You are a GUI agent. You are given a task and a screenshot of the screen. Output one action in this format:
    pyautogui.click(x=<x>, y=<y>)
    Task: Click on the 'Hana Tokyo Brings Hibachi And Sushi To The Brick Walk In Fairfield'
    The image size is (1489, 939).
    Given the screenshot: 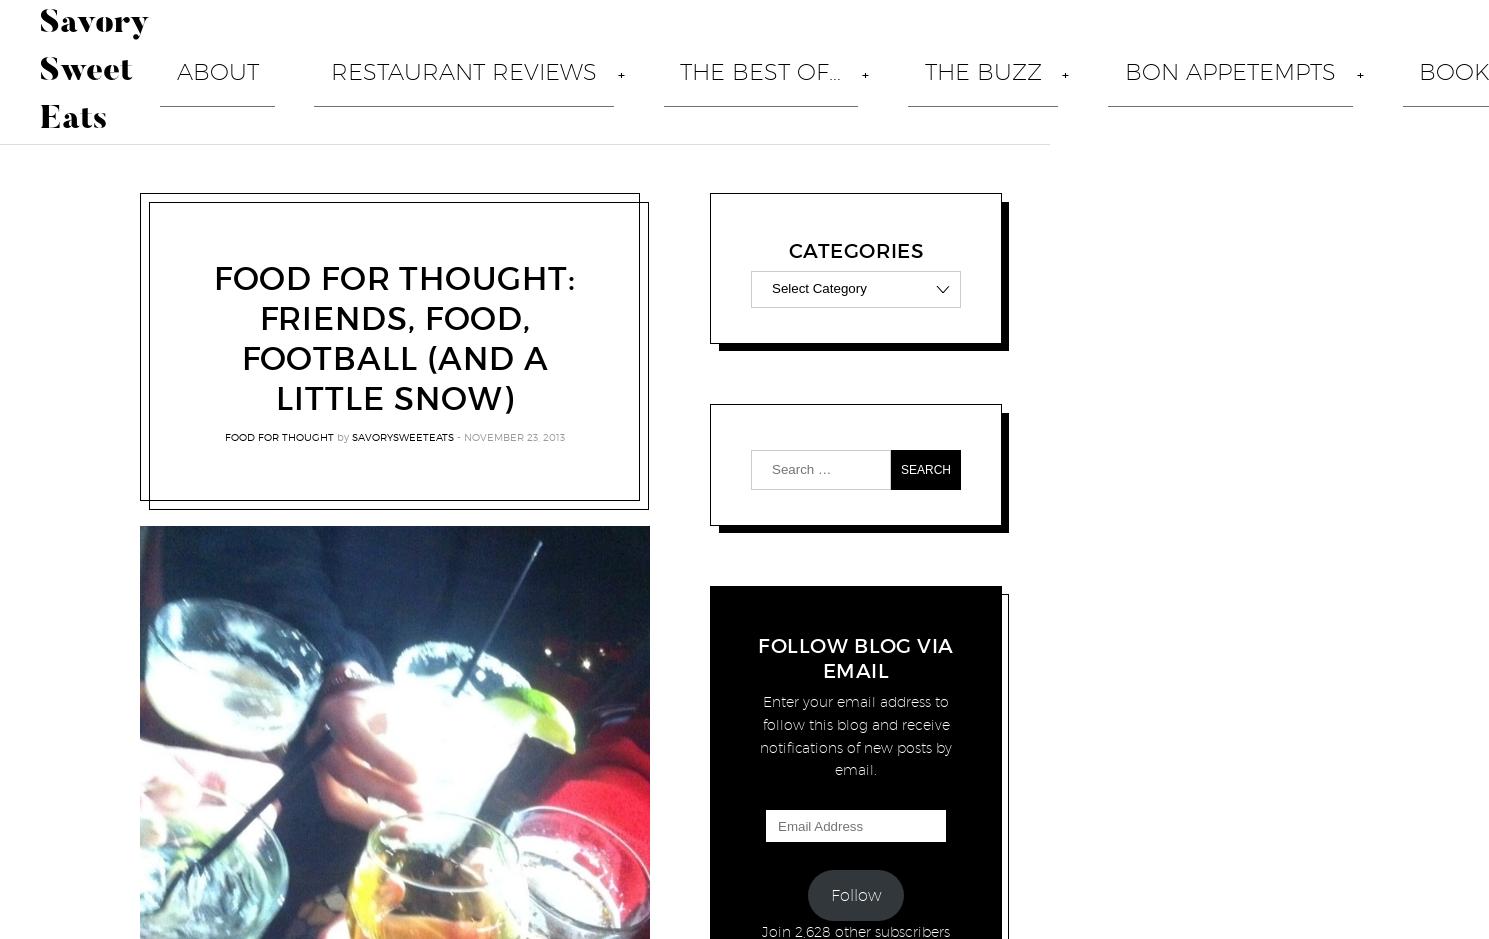 What is the action you would take?
    pyautogui.click(x=287, y=479)
    